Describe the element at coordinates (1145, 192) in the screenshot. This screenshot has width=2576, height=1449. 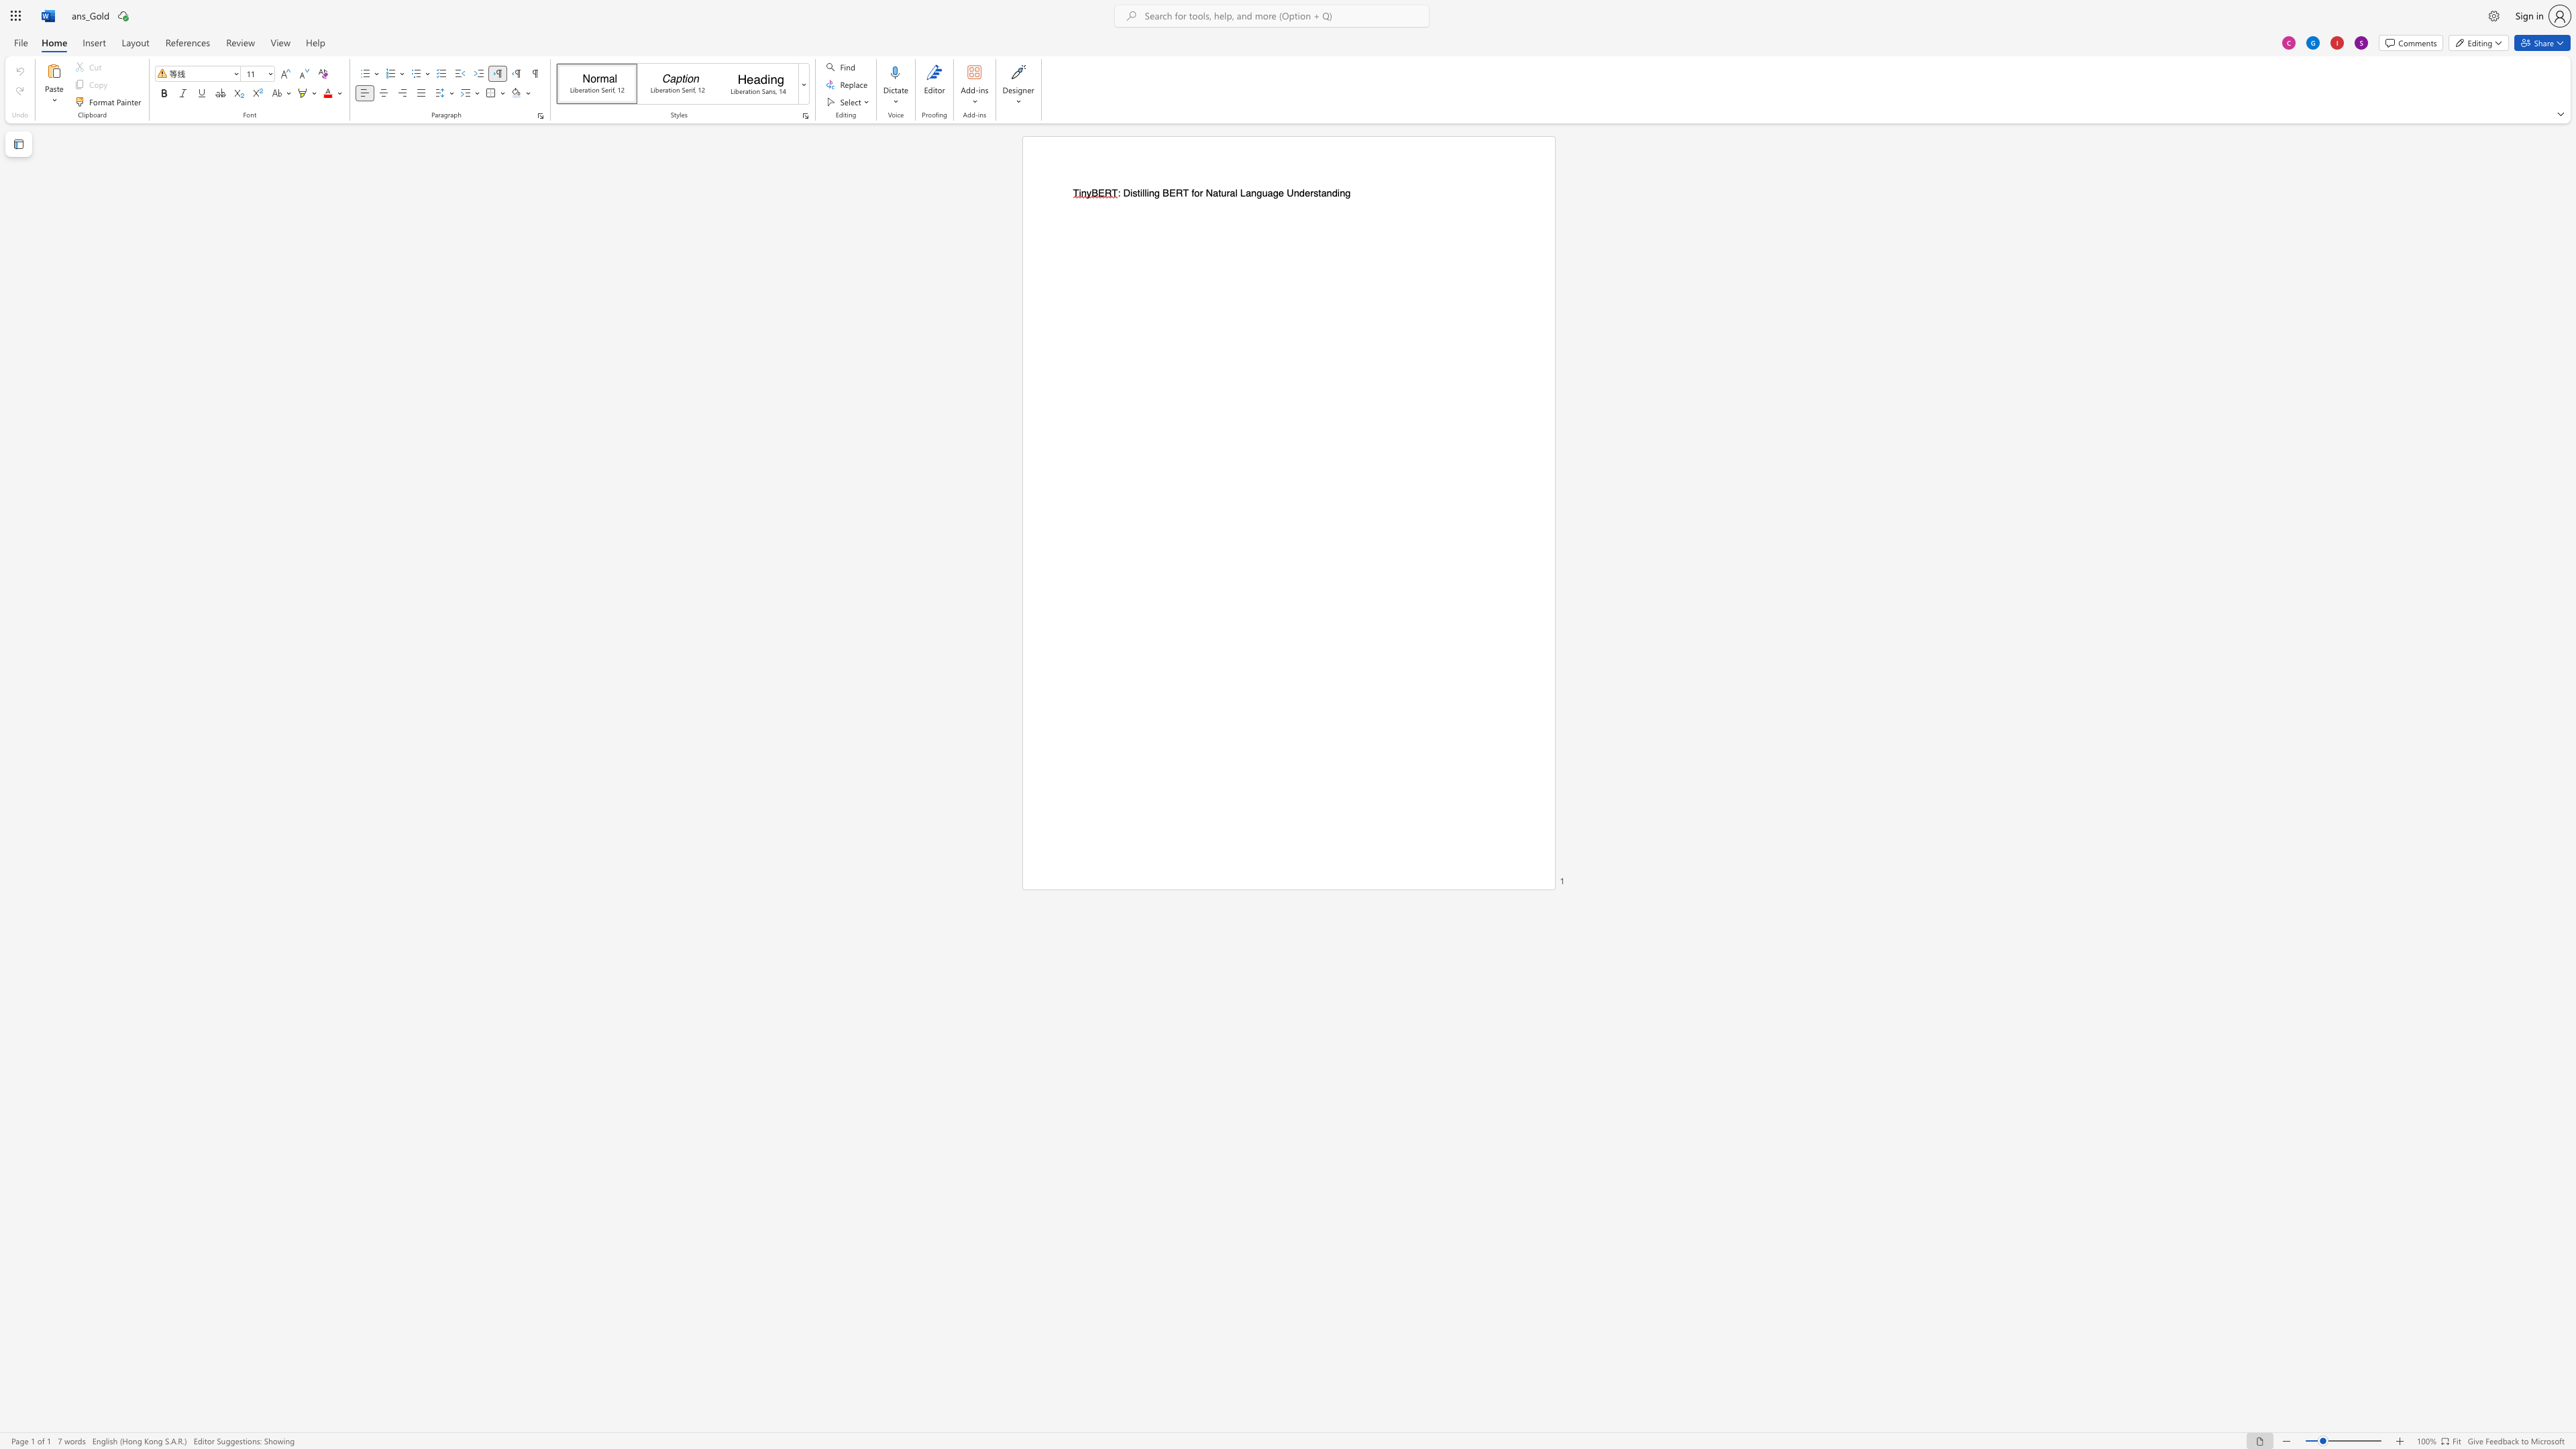
I see `the space between the continuous character "l" and "i" in the text` at that location.